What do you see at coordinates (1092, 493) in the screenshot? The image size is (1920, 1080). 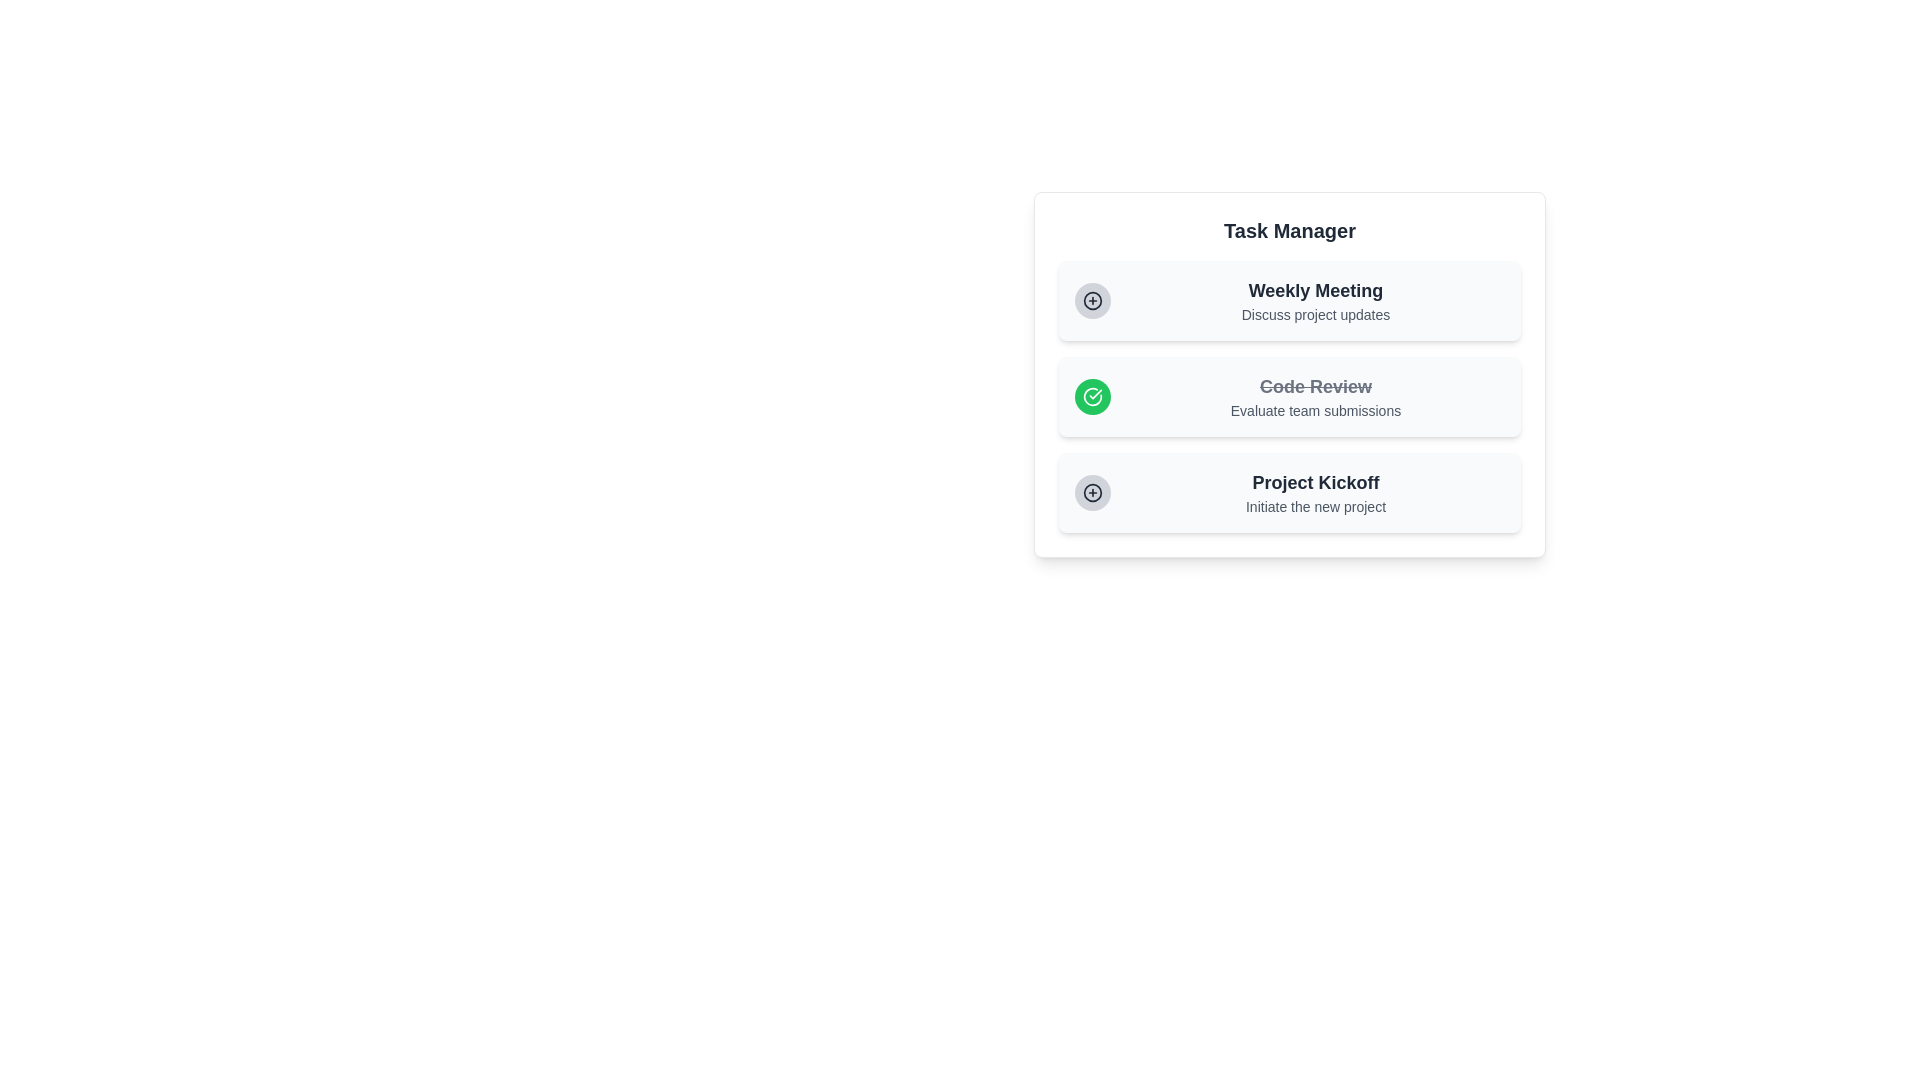 I see `the circular '+' icon with a gray background and darker gray border, located in the 'Task Manager' card to invoke its function` at bounding box center [1092, 493].